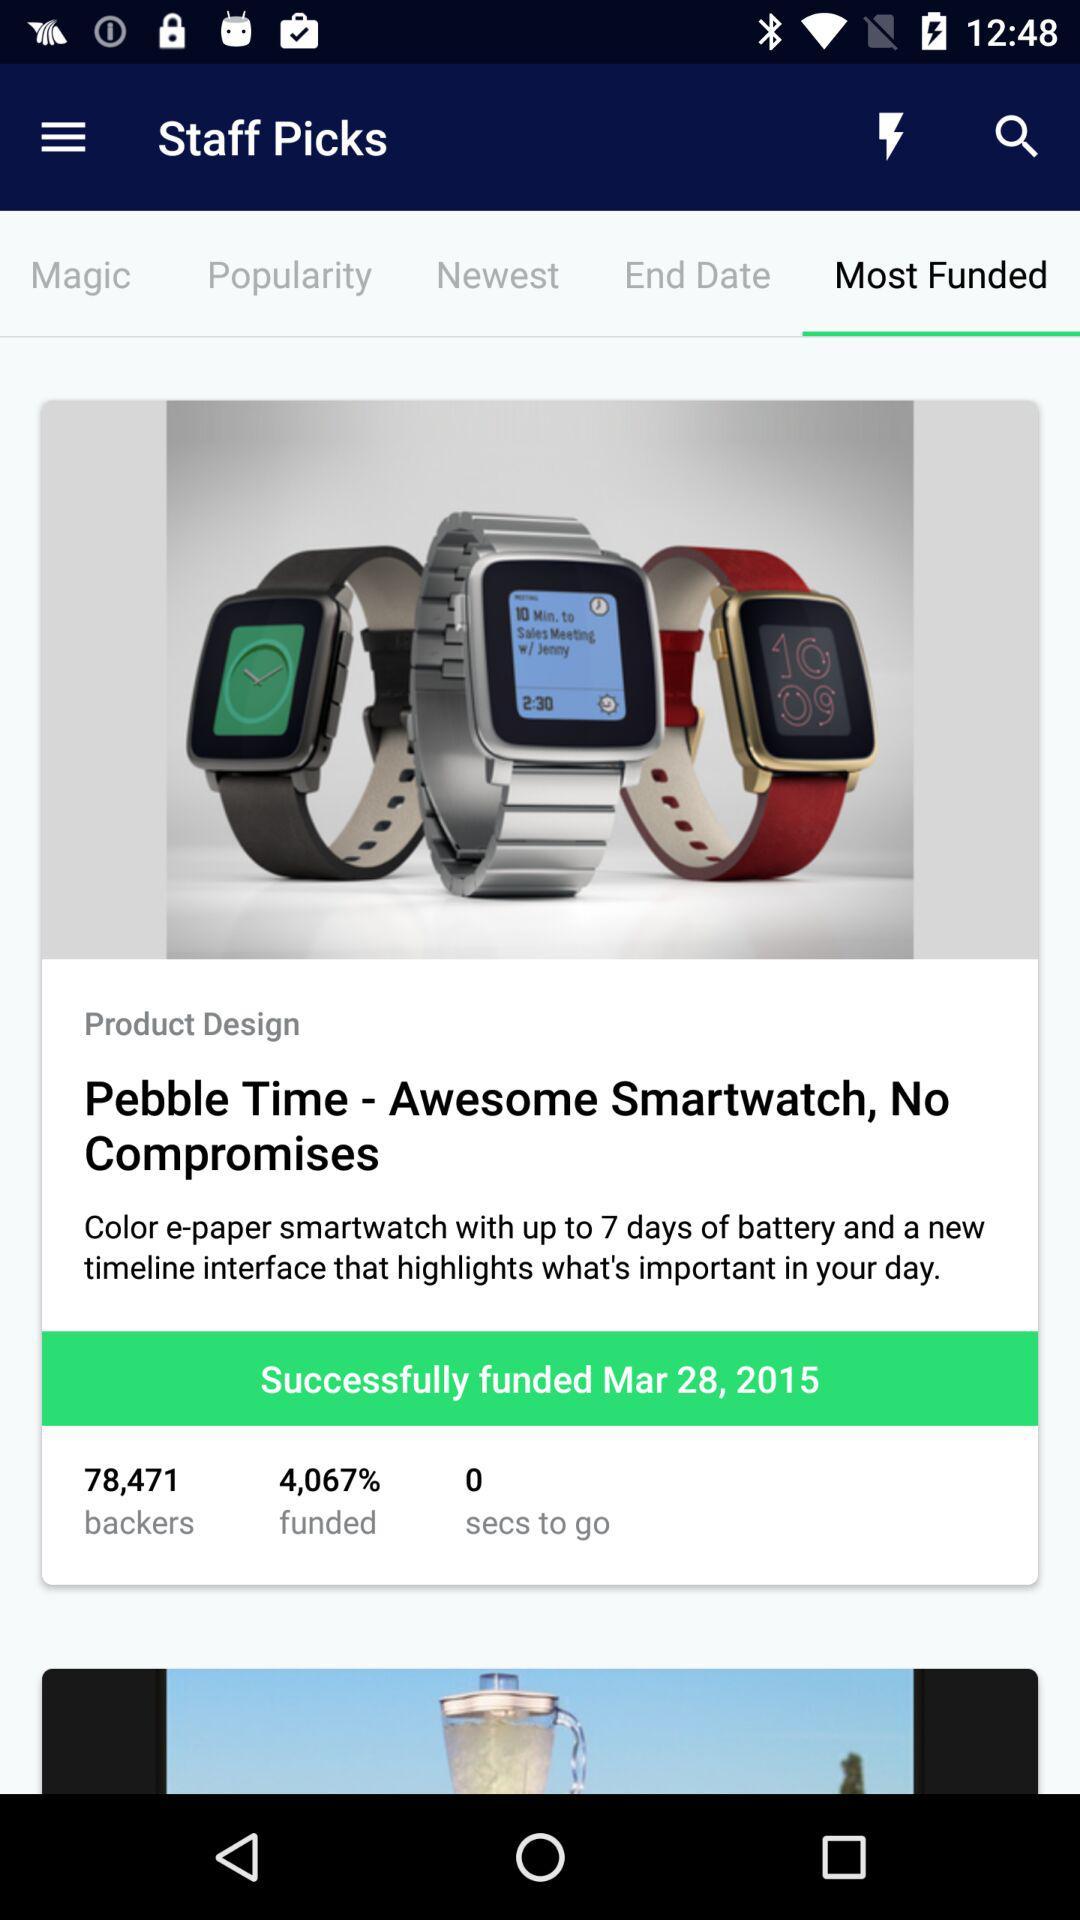 This screenshot has width=1080, height=1920. What do you see at coordinates (455, 136) in the screenshot?
I see `the staff picks` at bounding box center [455, 136].